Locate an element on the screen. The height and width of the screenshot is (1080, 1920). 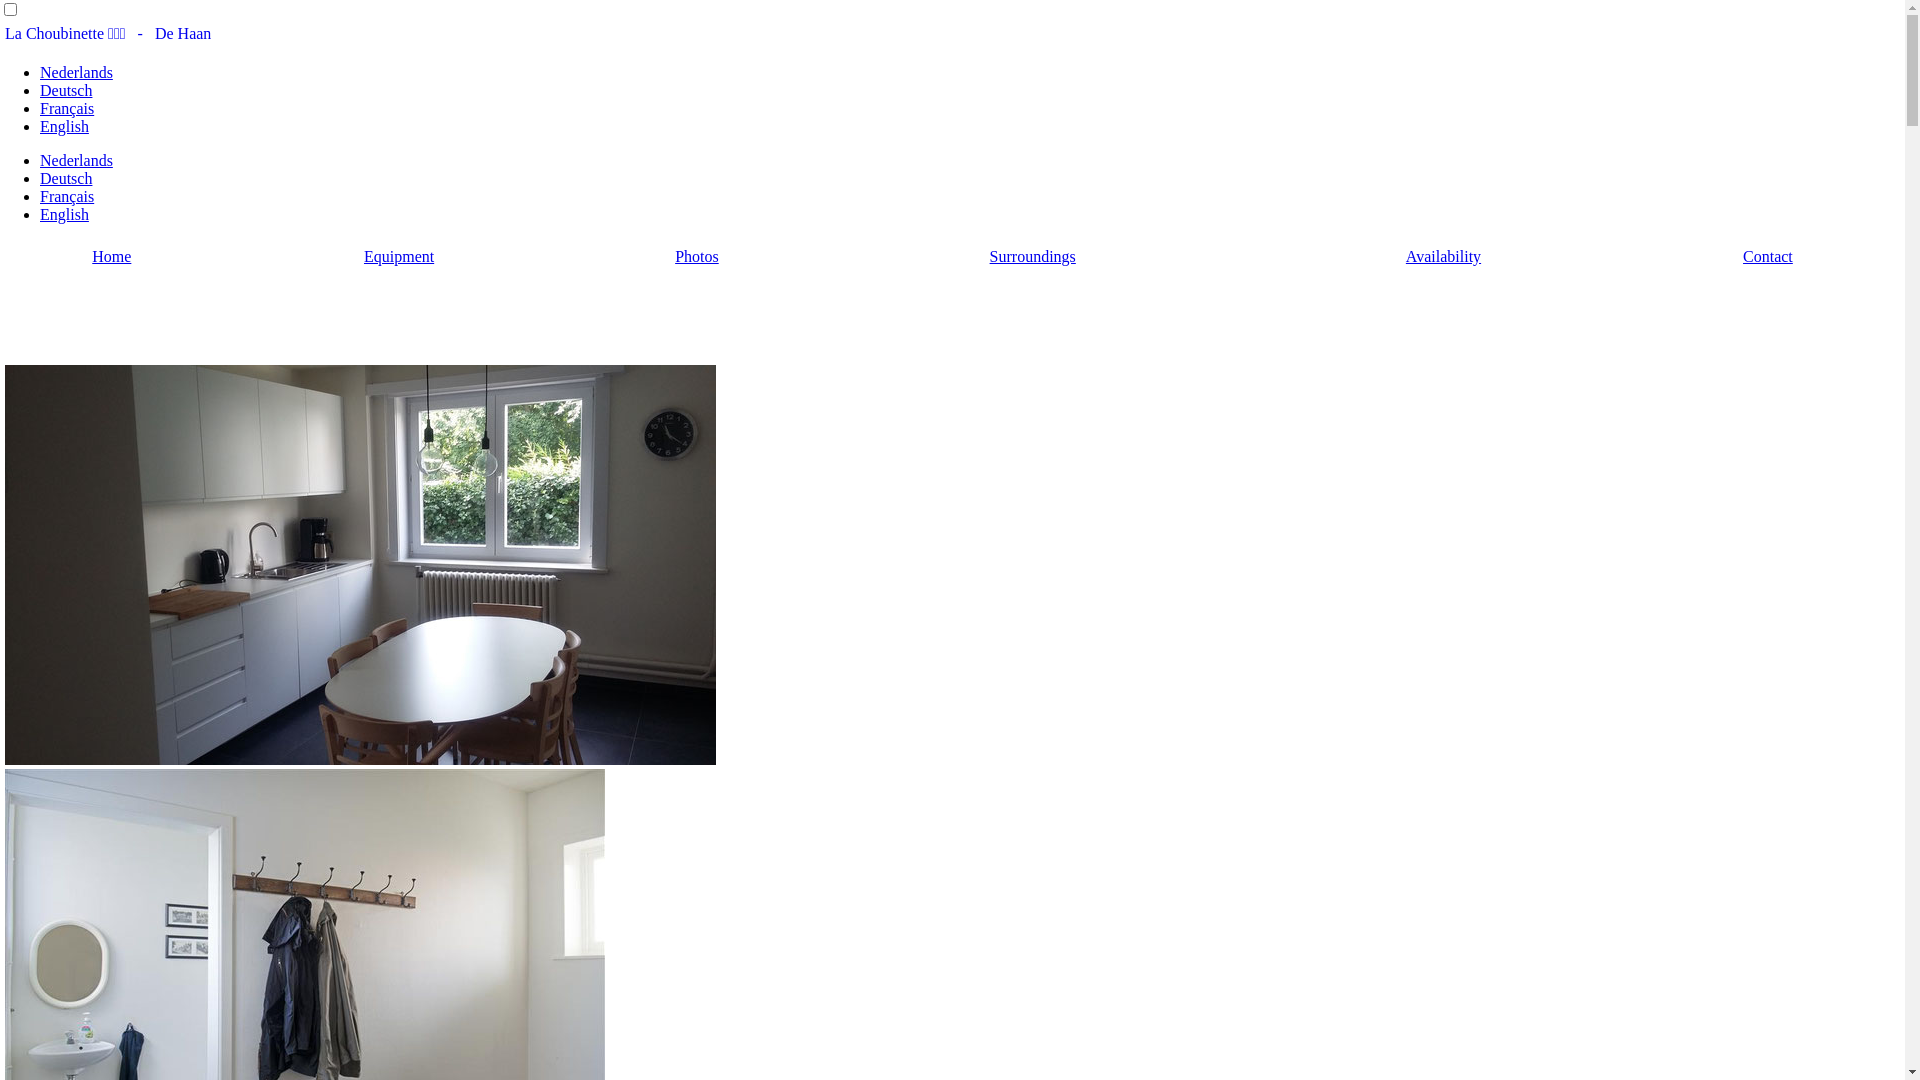
'Surroundings' is located at coordinates (1032, 255).